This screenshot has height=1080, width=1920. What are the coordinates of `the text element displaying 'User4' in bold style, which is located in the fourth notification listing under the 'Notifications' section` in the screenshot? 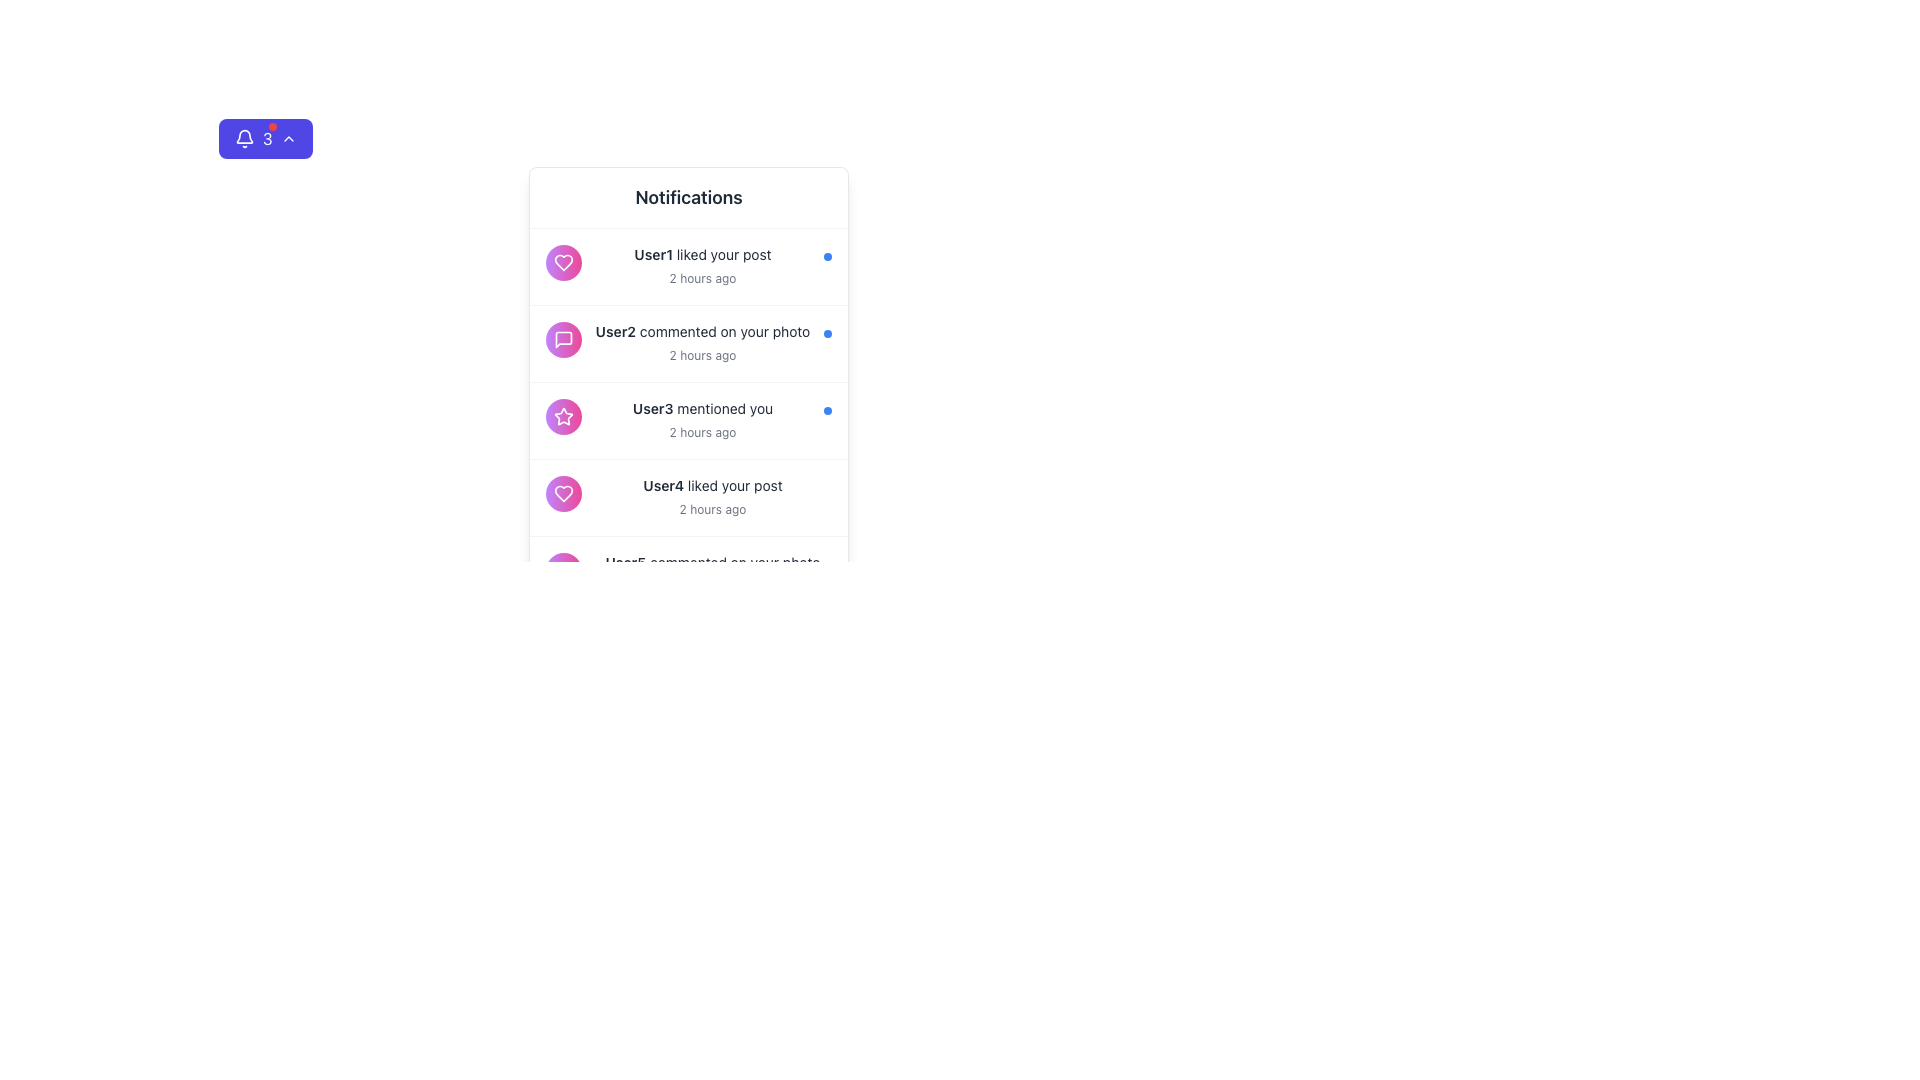 It's located at (663, 485).